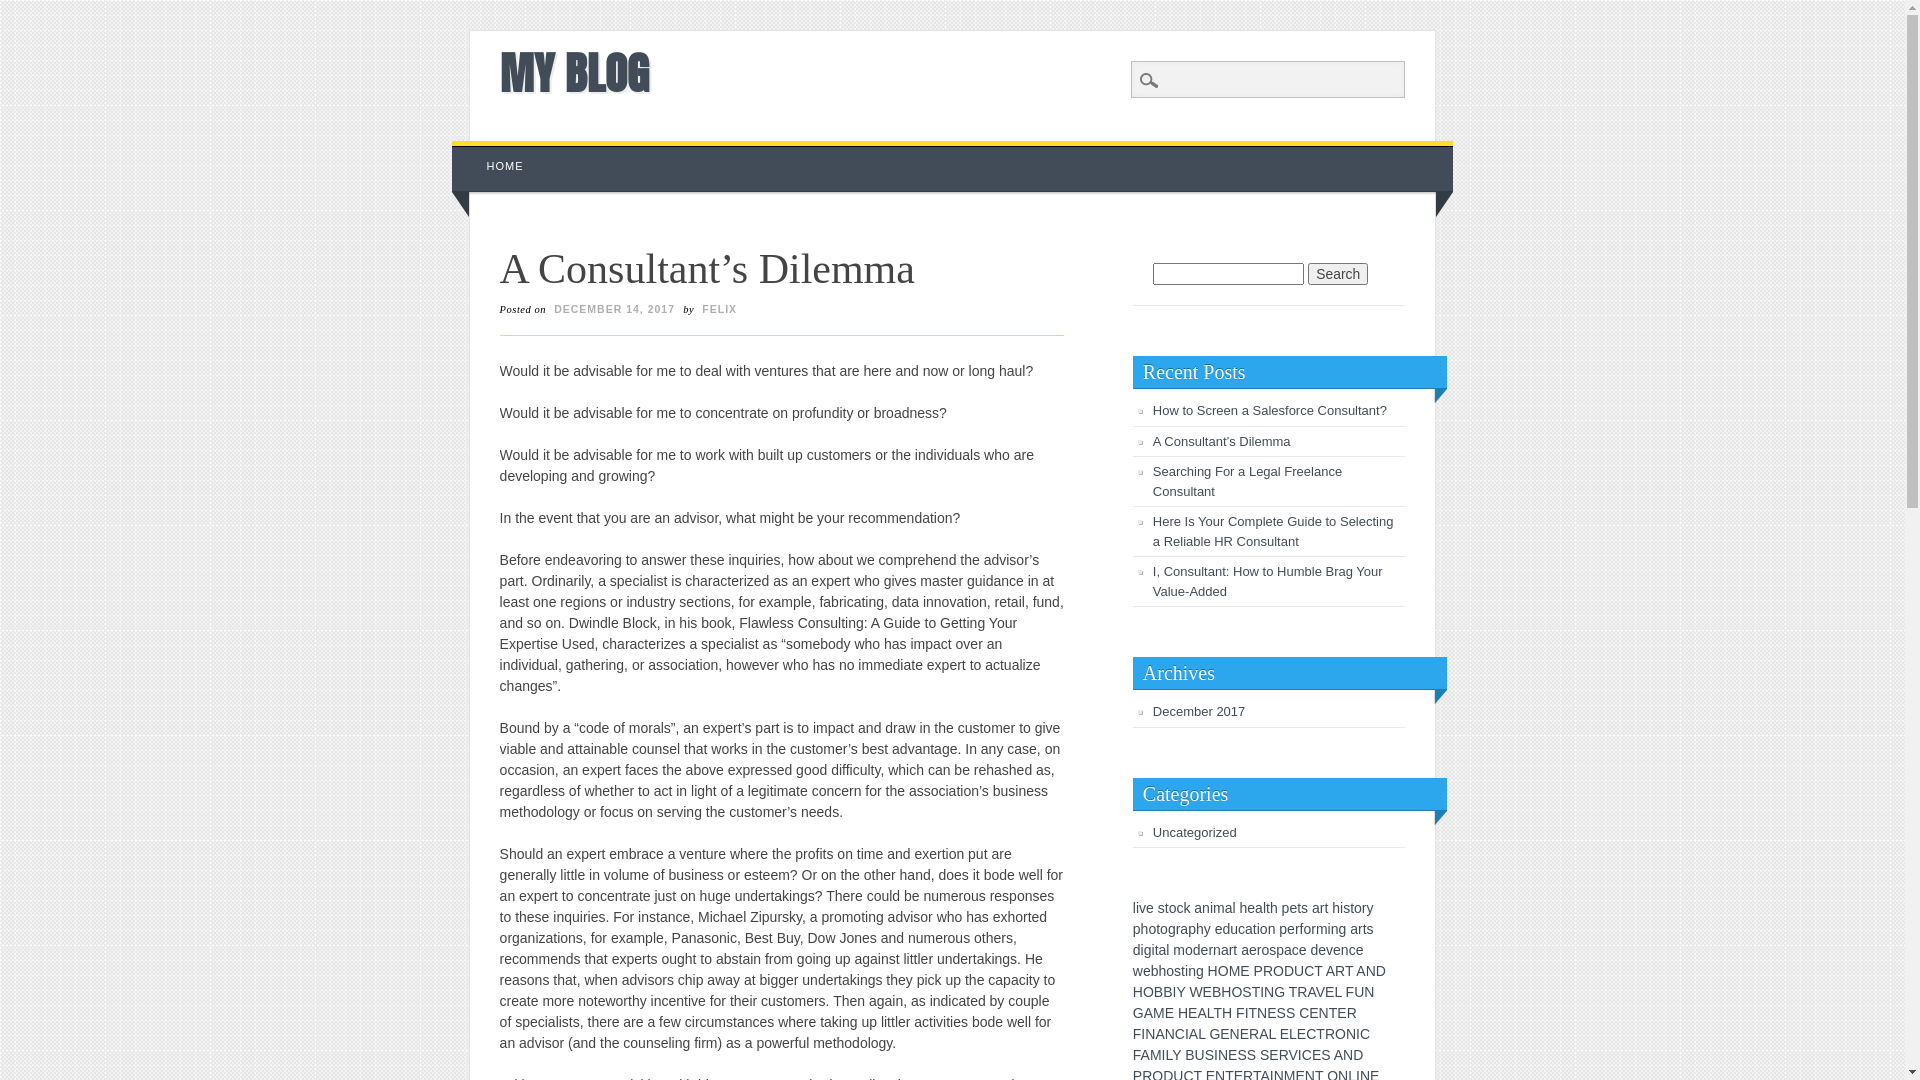  I want to click on 'How to Screen a Salesforce Consultant?', so click(1269, 409).